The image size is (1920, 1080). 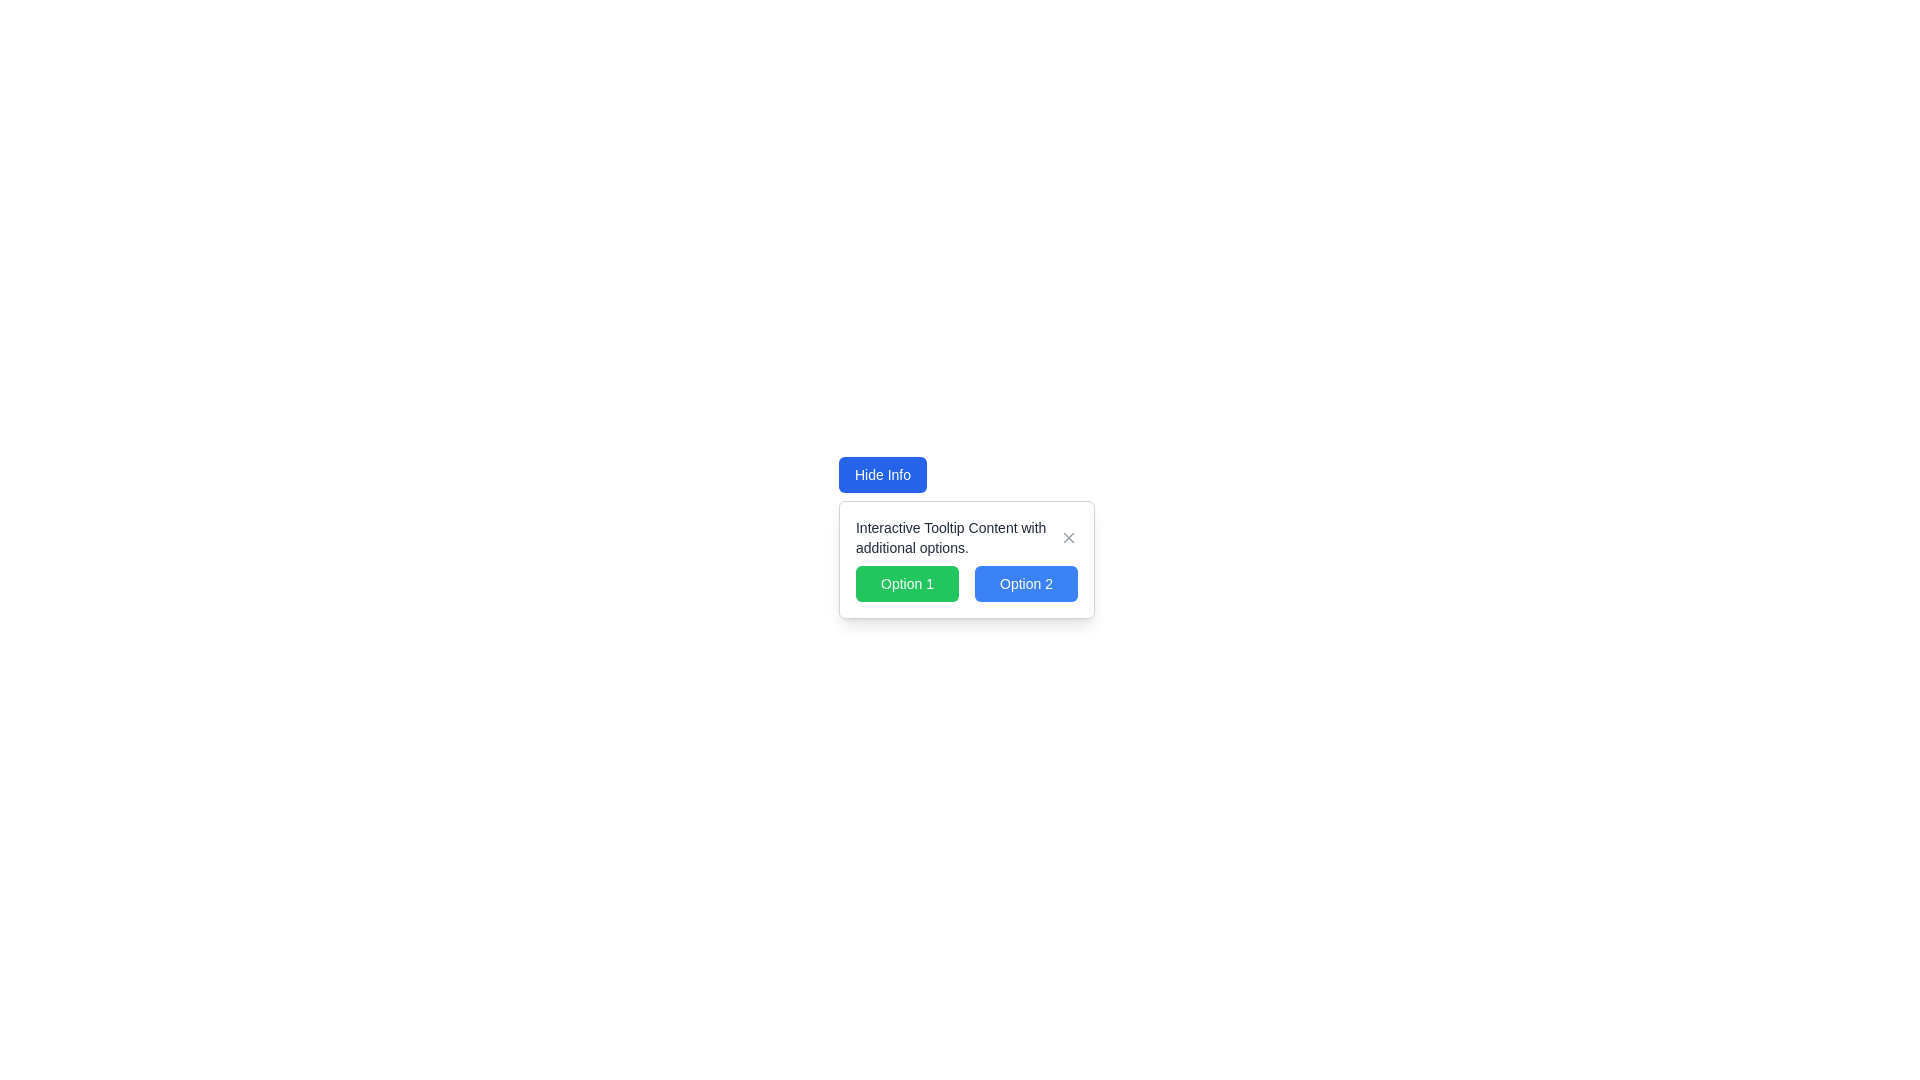 What do you see at coordinates (906, 583) in the screenshot?
I see `the 'Option 1' button, which is a green rectangular button with white text` at bounding box center [906, 583].